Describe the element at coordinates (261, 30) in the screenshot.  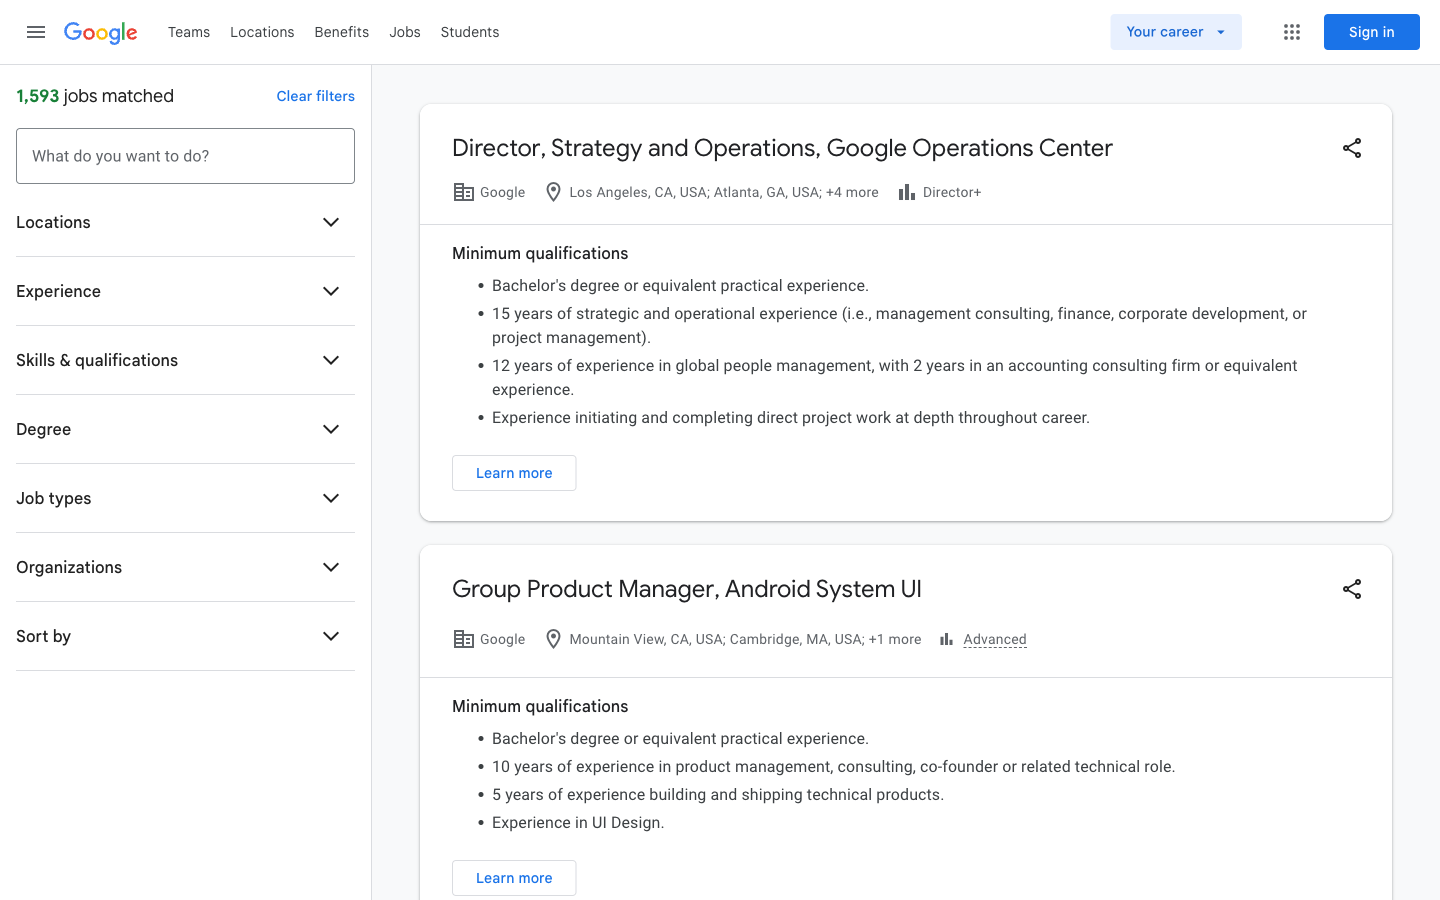
I see `Review all places` at that location.